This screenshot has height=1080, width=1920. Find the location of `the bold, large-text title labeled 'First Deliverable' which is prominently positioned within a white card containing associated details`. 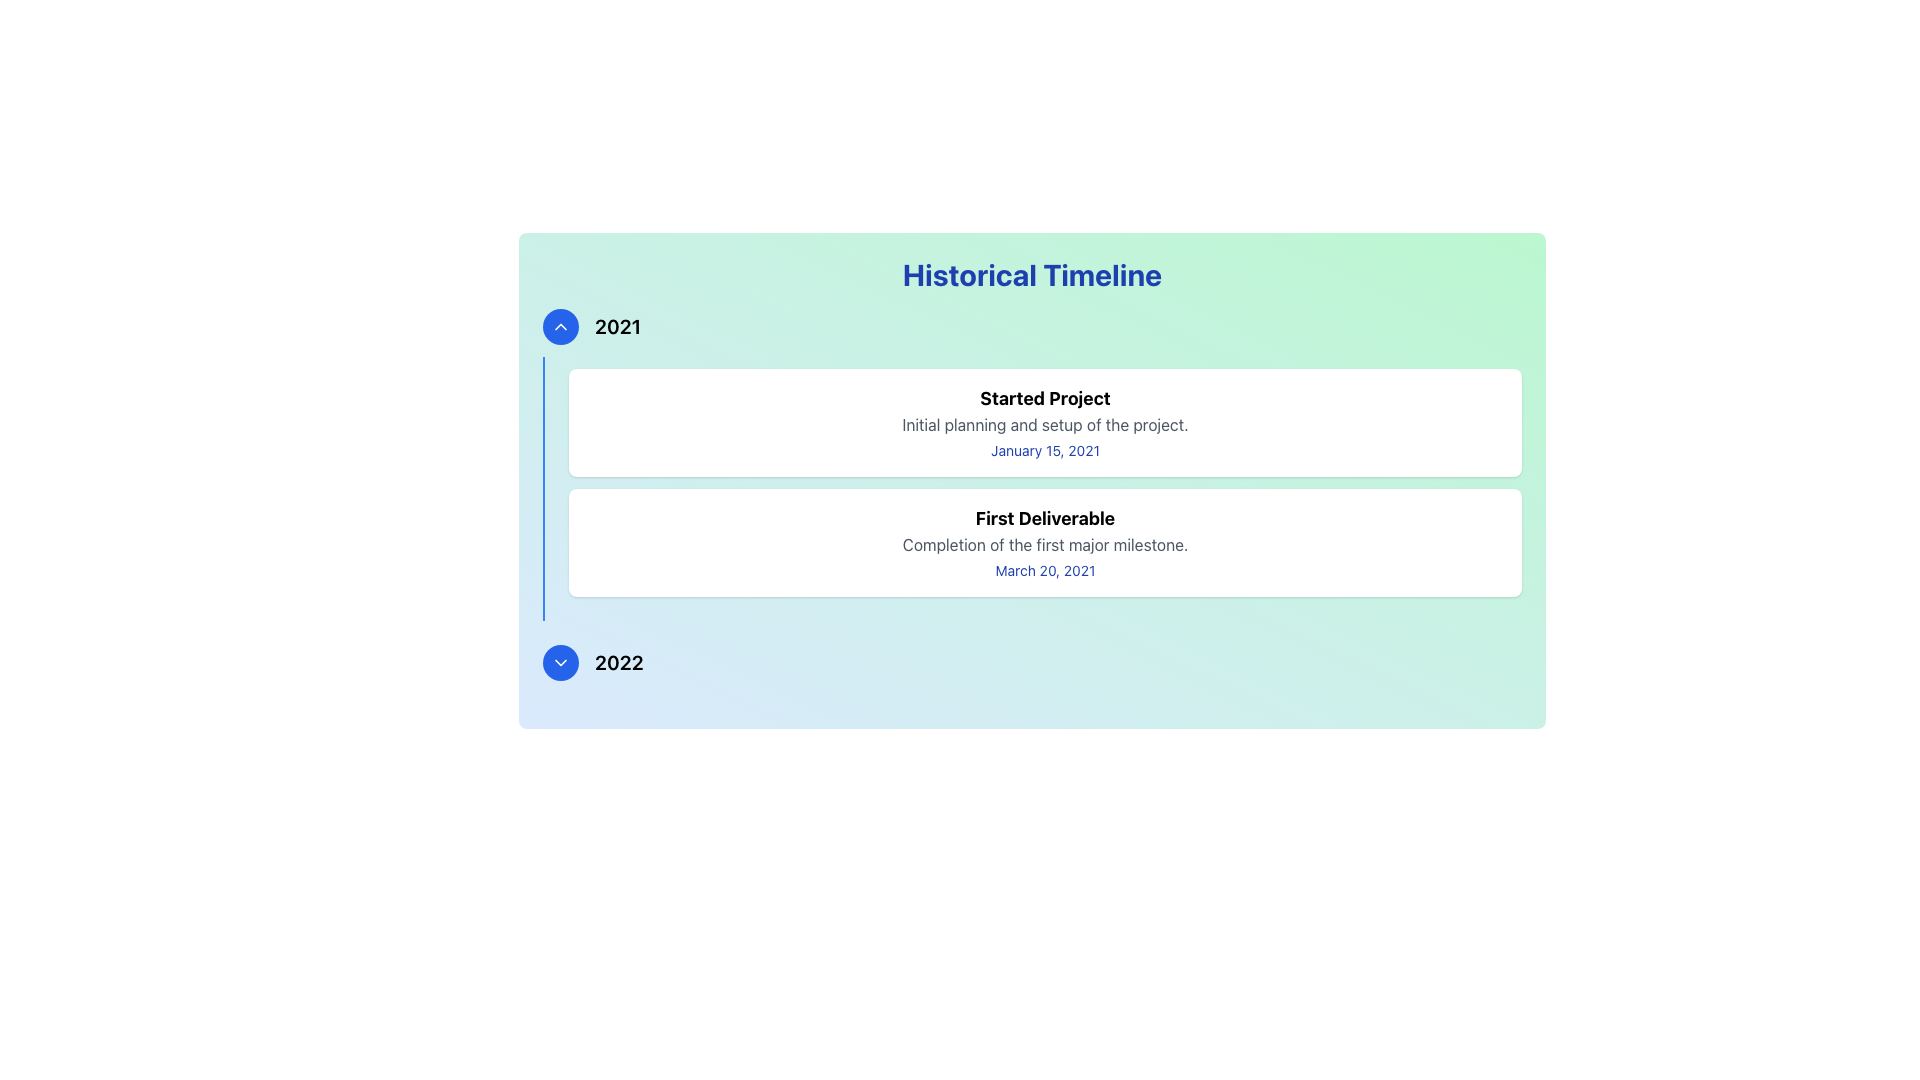

the bold, large-text title labeled 'First Deliverable' which is prominently positioned within a white card containing associated details is located at coordinates (1044, 518).